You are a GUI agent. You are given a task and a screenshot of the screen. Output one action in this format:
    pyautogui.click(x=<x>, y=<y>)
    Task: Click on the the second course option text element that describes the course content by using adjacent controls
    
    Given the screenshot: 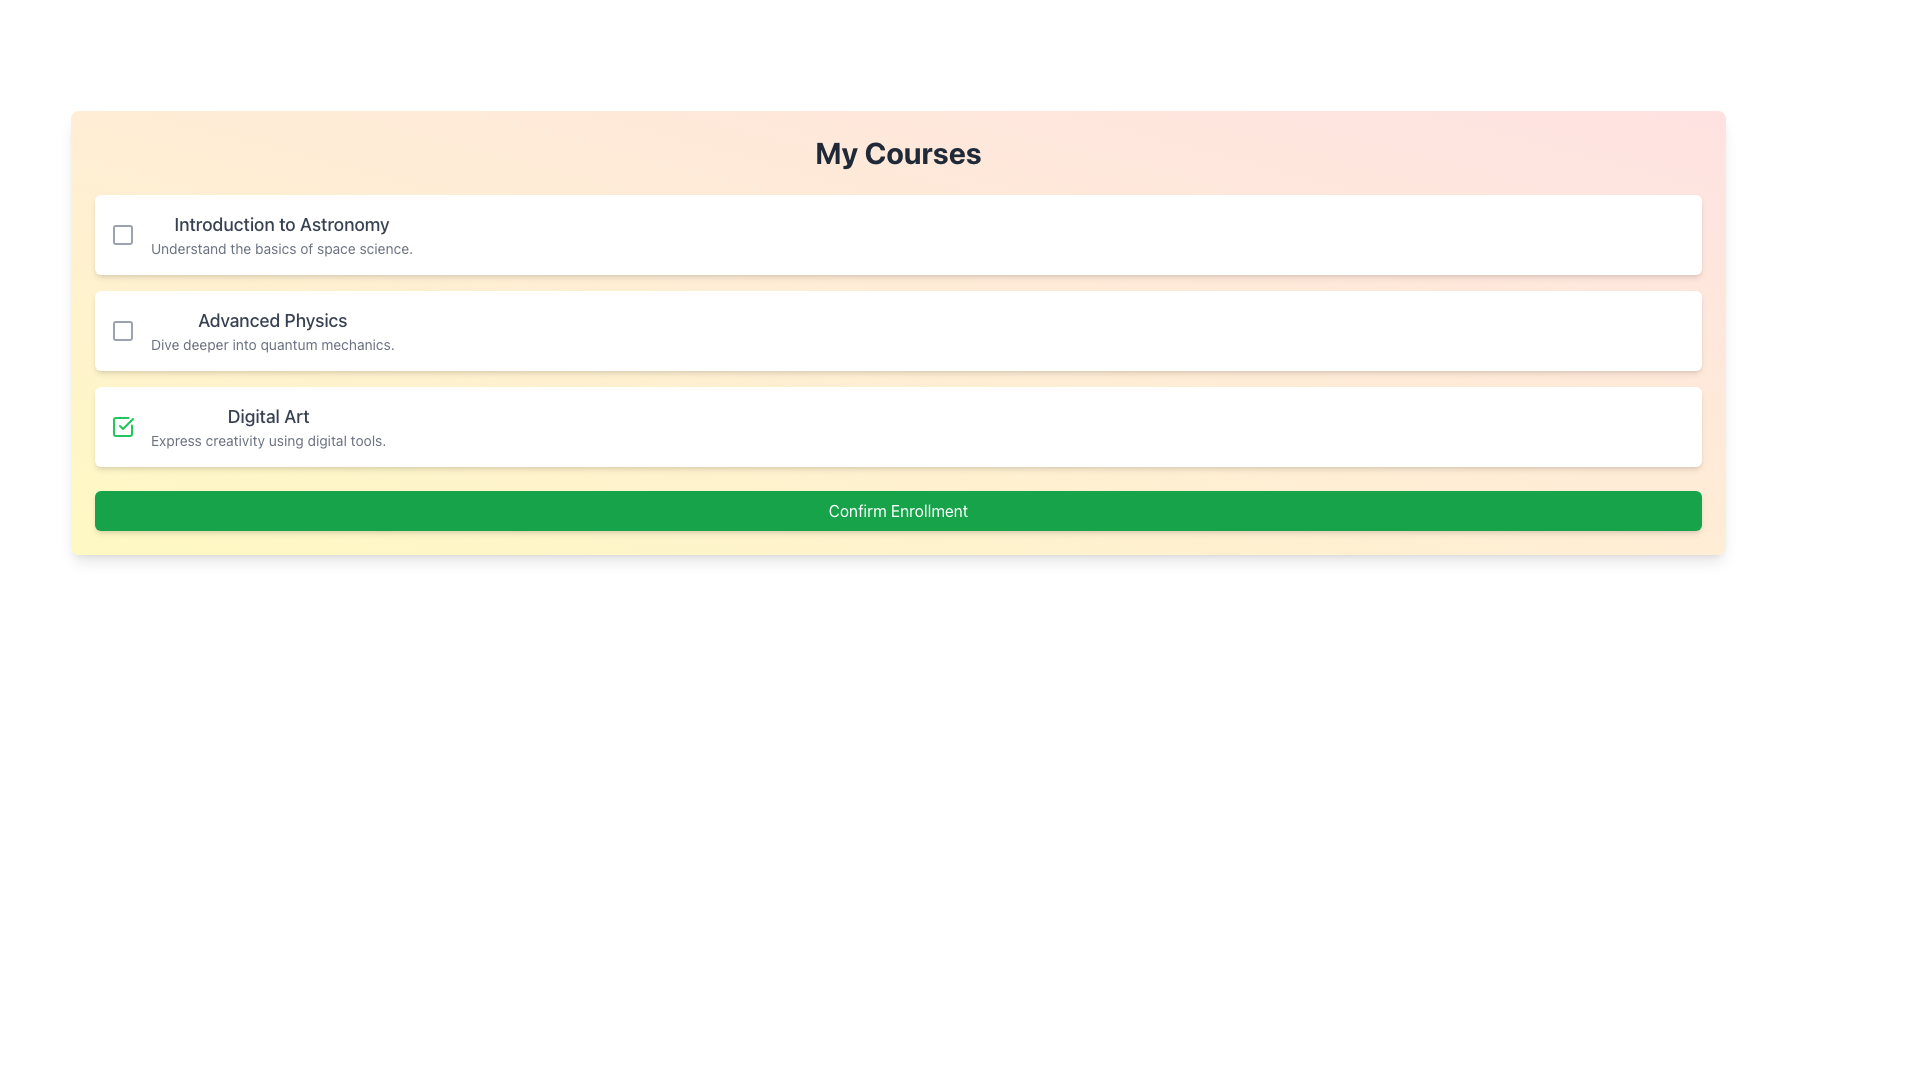 What is the action you would take?
    pyautogui.click(x=271, y=330)
    